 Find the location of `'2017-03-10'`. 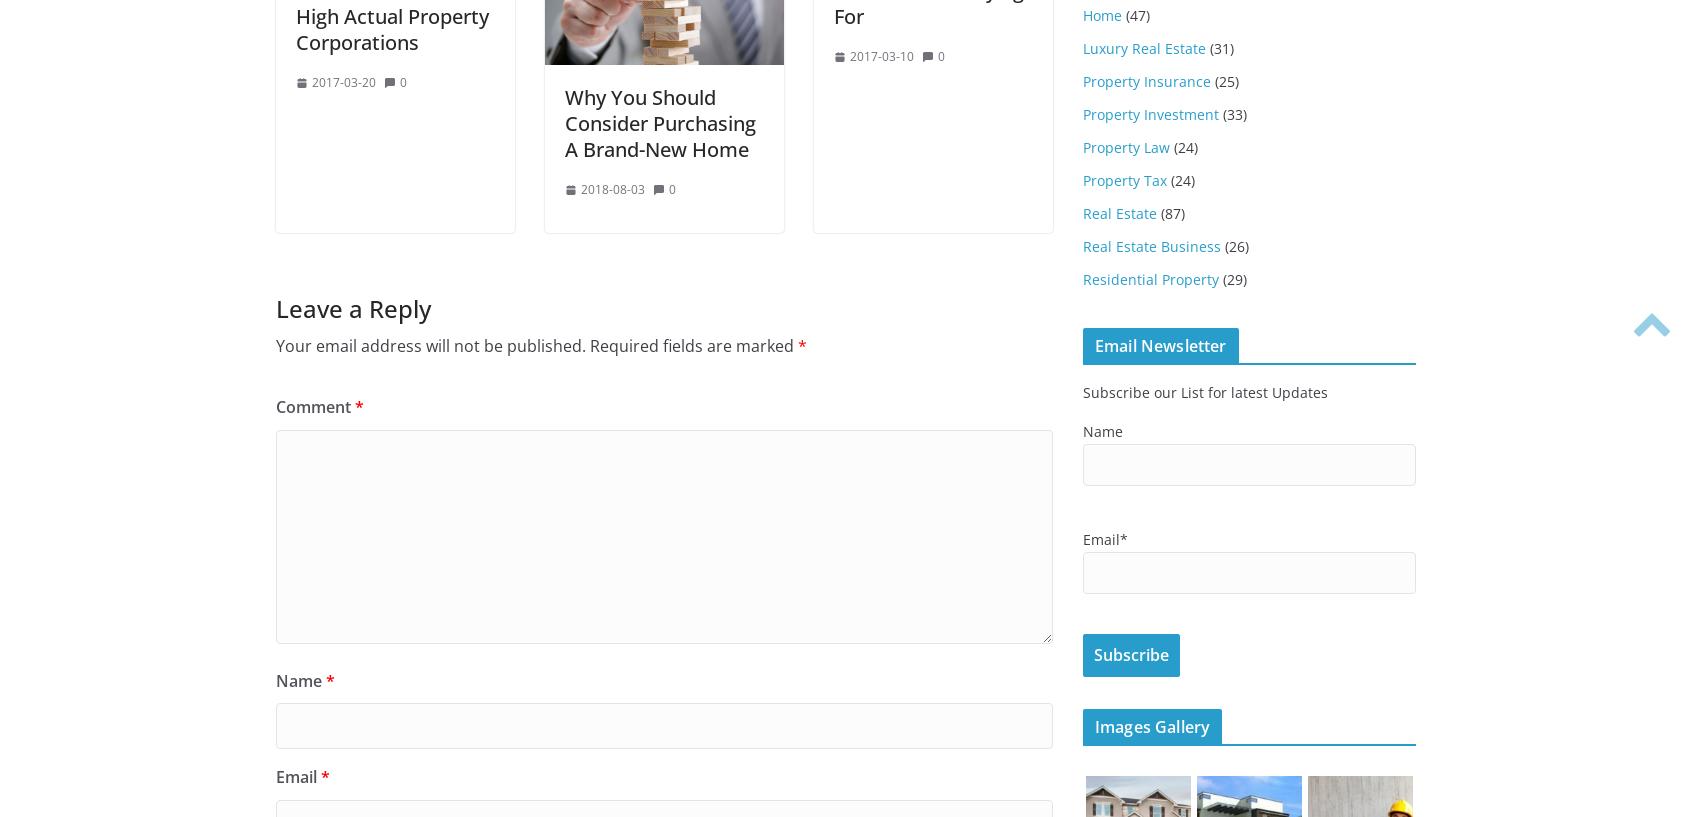

'2017-03-10' is located at coordinates (881, 55).